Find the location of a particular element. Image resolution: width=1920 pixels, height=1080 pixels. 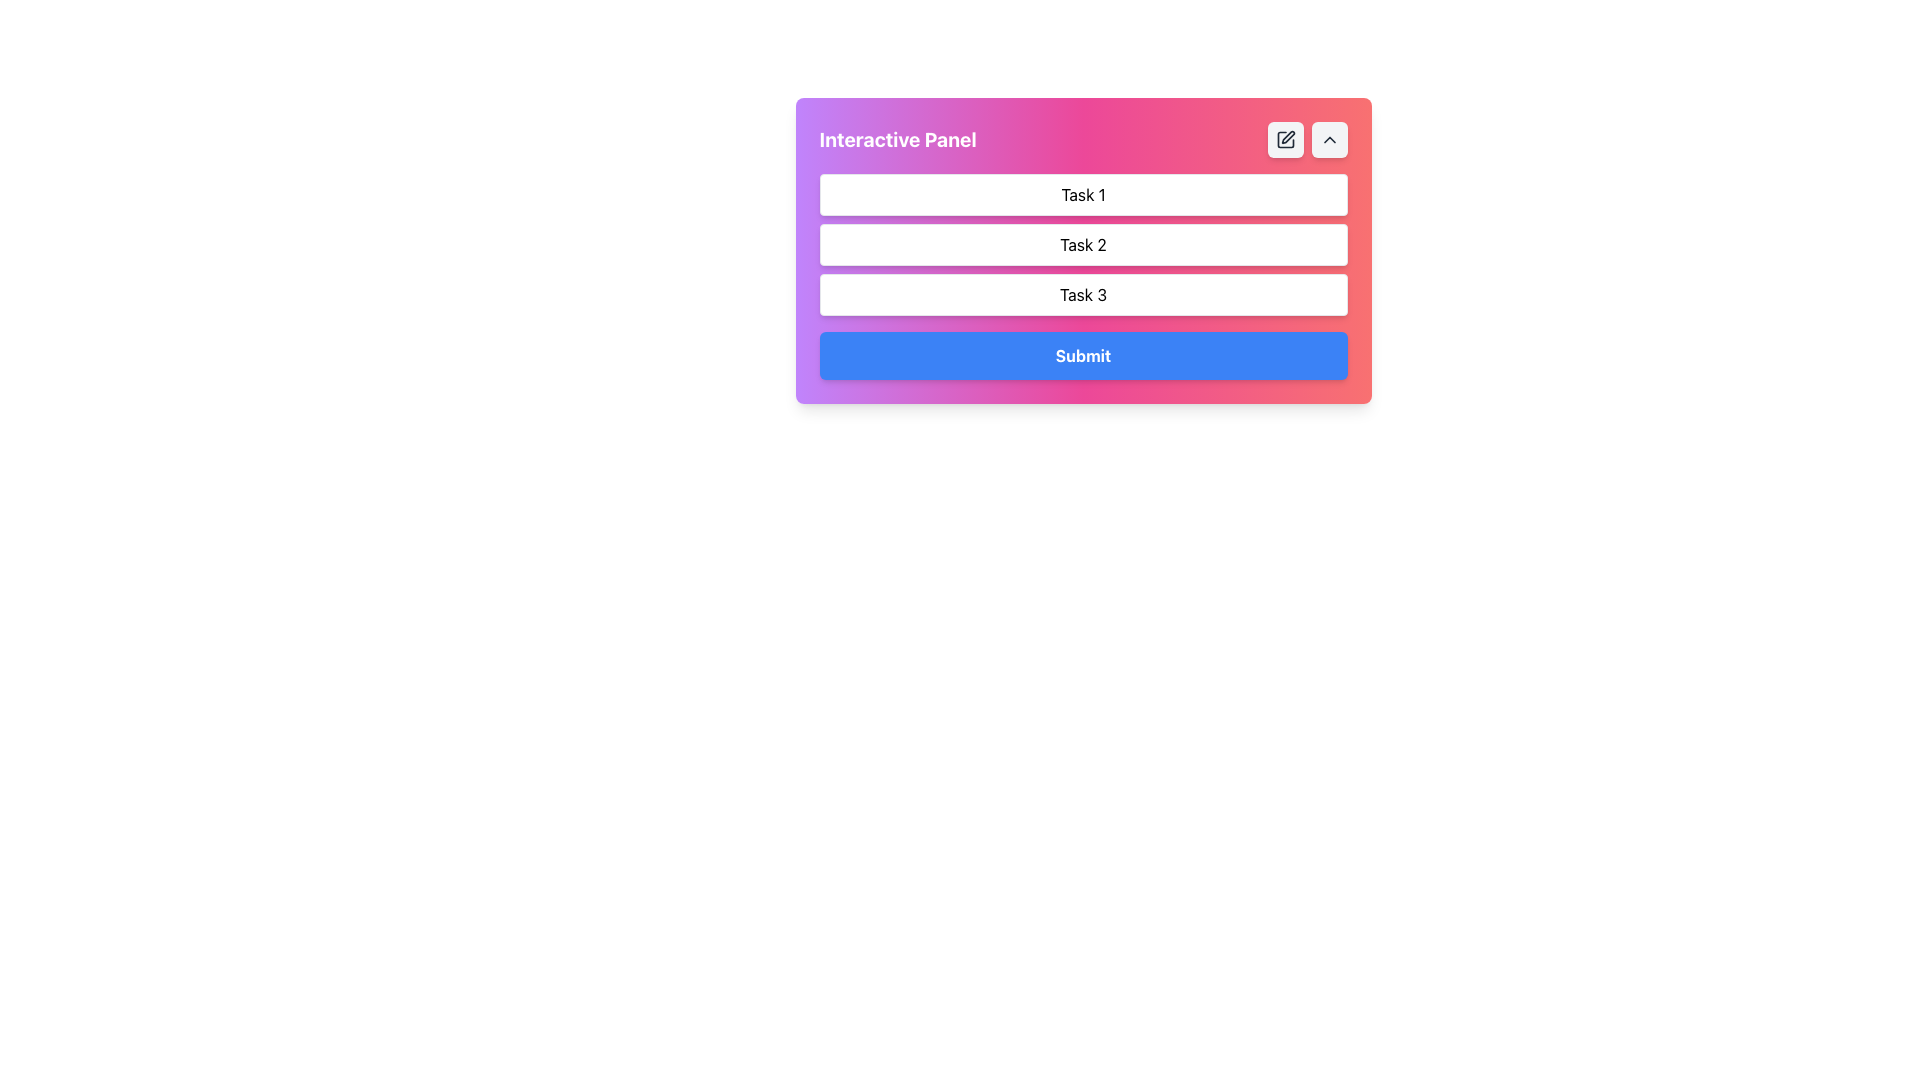

the icon button resembling a square with a pen inside, located in the top right corner of the panel's gradient header is located at coordinates (1285, 138).